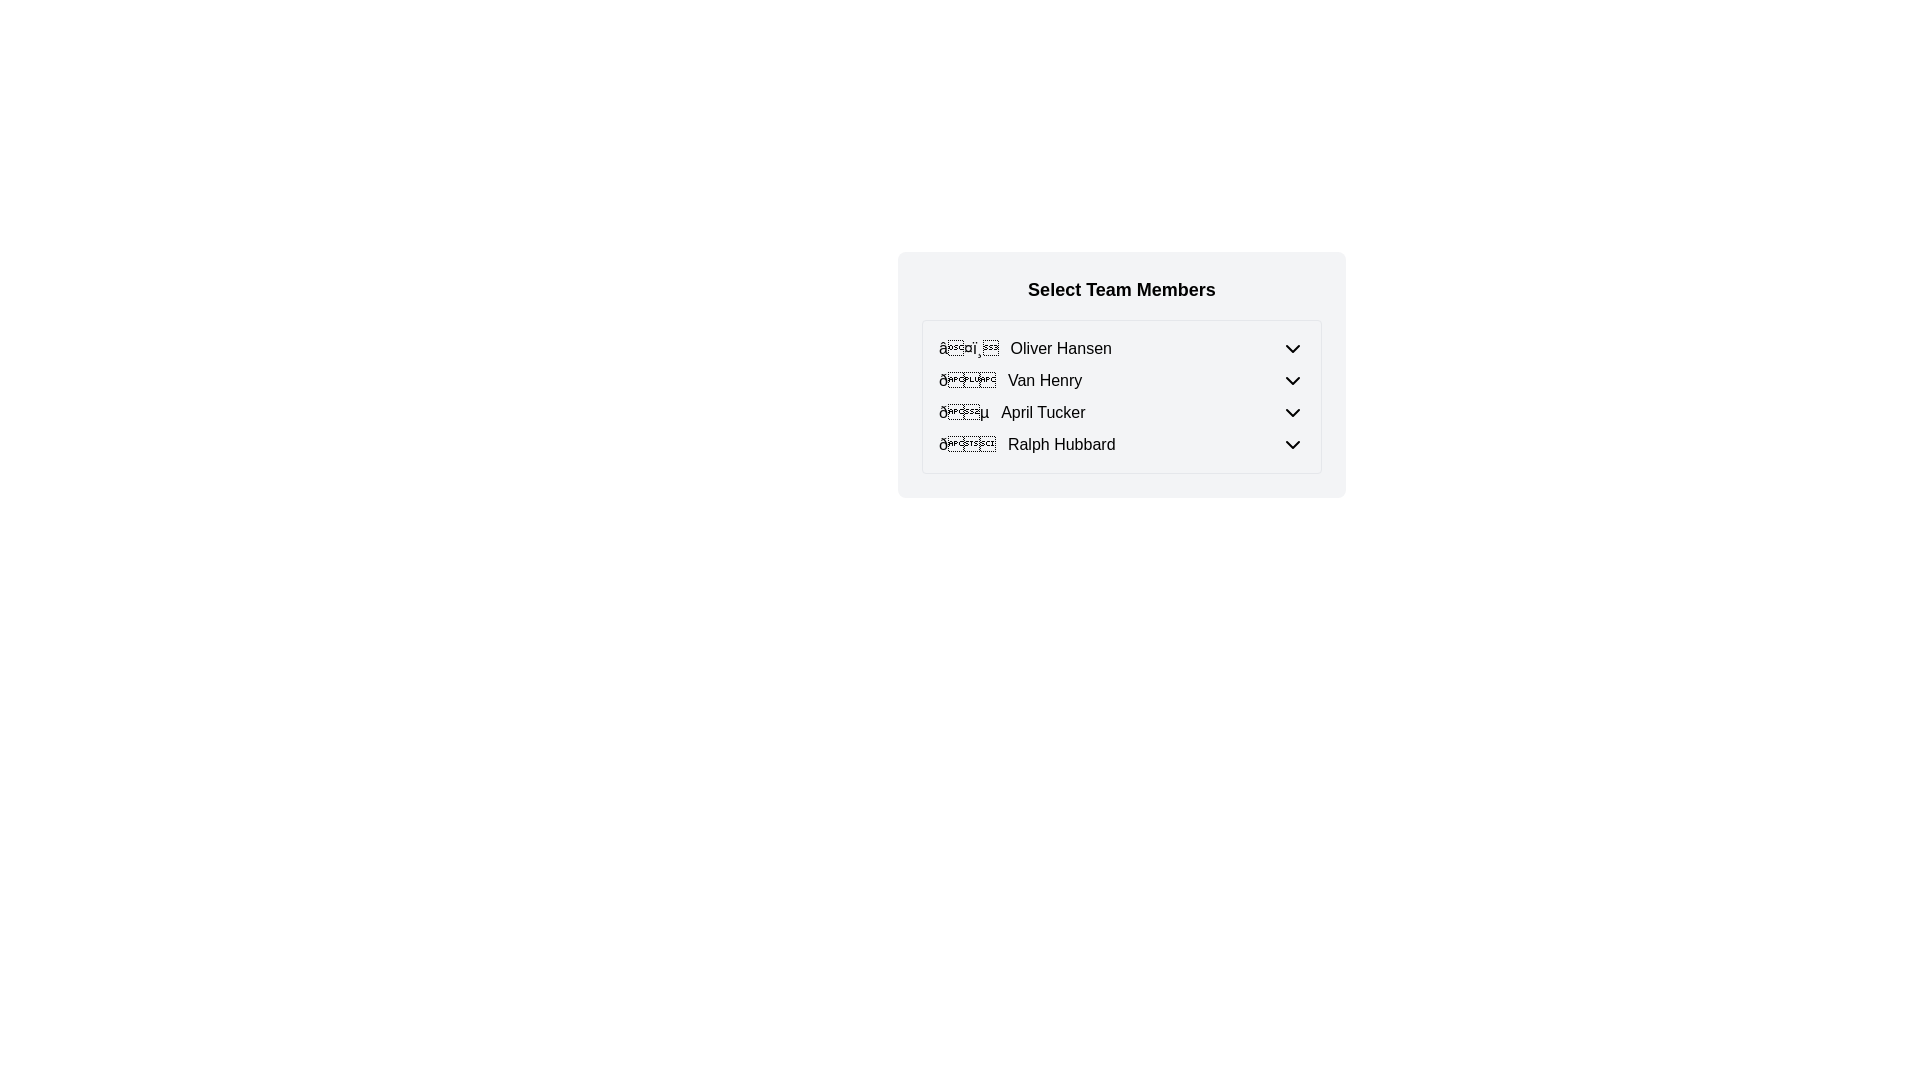 This screenshot has height=1080, width=1920. I want to click on the first item in the 'Select Team Members' list to highlight or select the team member's name, so click(1025, 347).